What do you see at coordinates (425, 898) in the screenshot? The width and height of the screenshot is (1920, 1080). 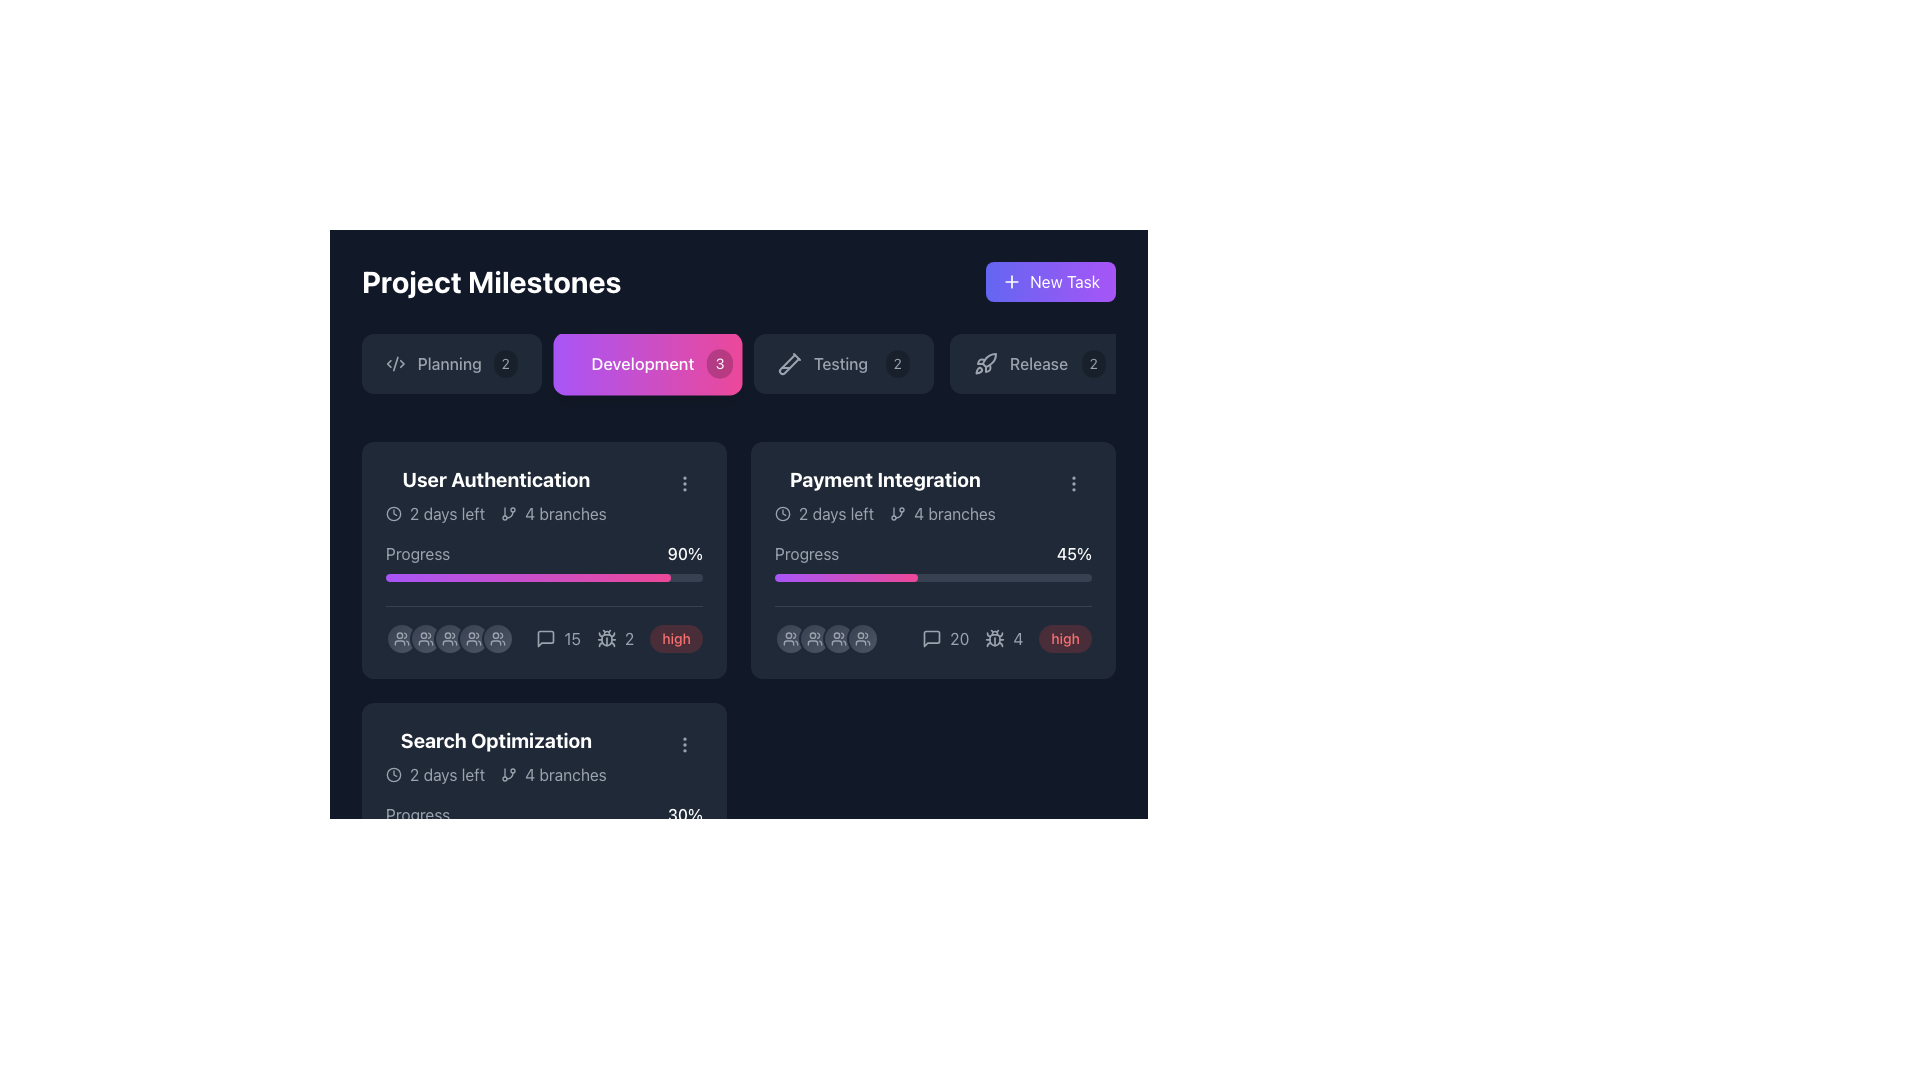 I see `the horizontal set of circular avatars representing users associated with a project` at bounding box center [425, 898].